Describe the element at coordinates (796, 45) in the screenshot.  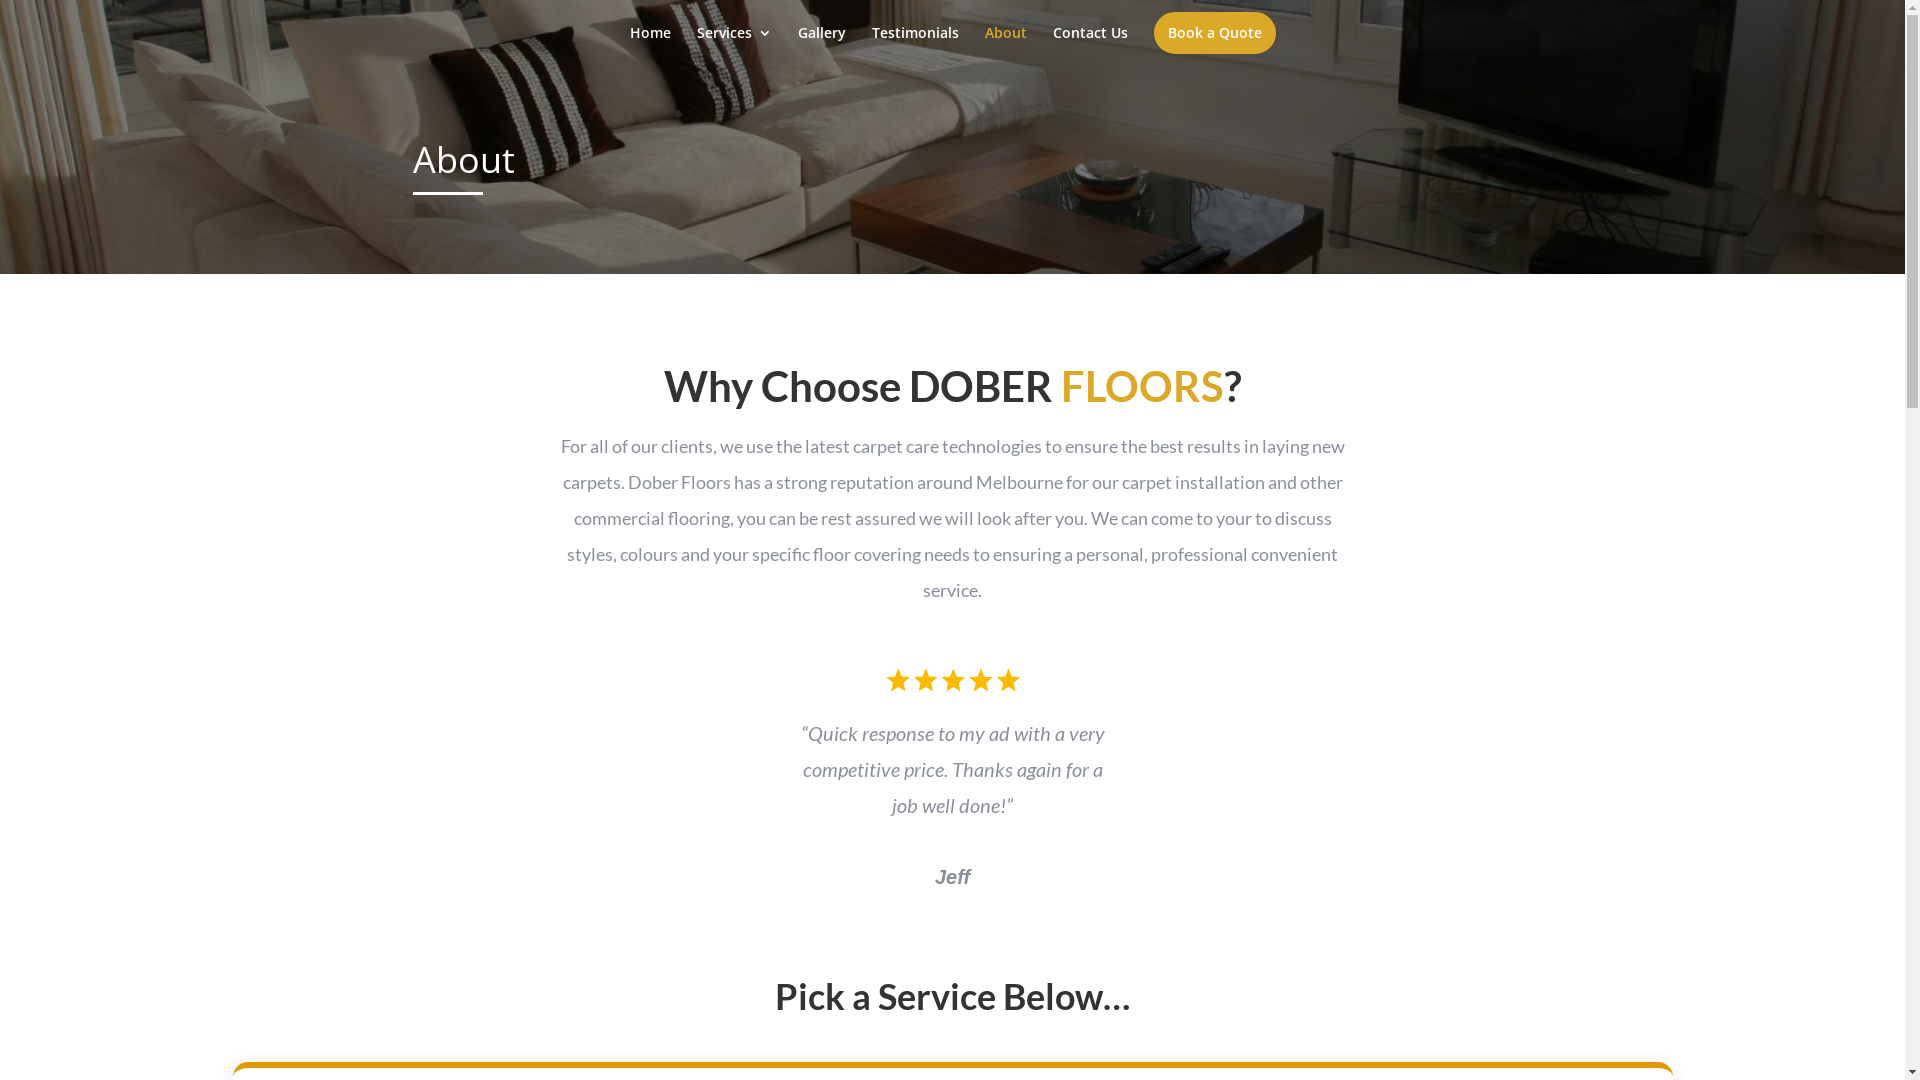
I see `'Gallery'` at that location.